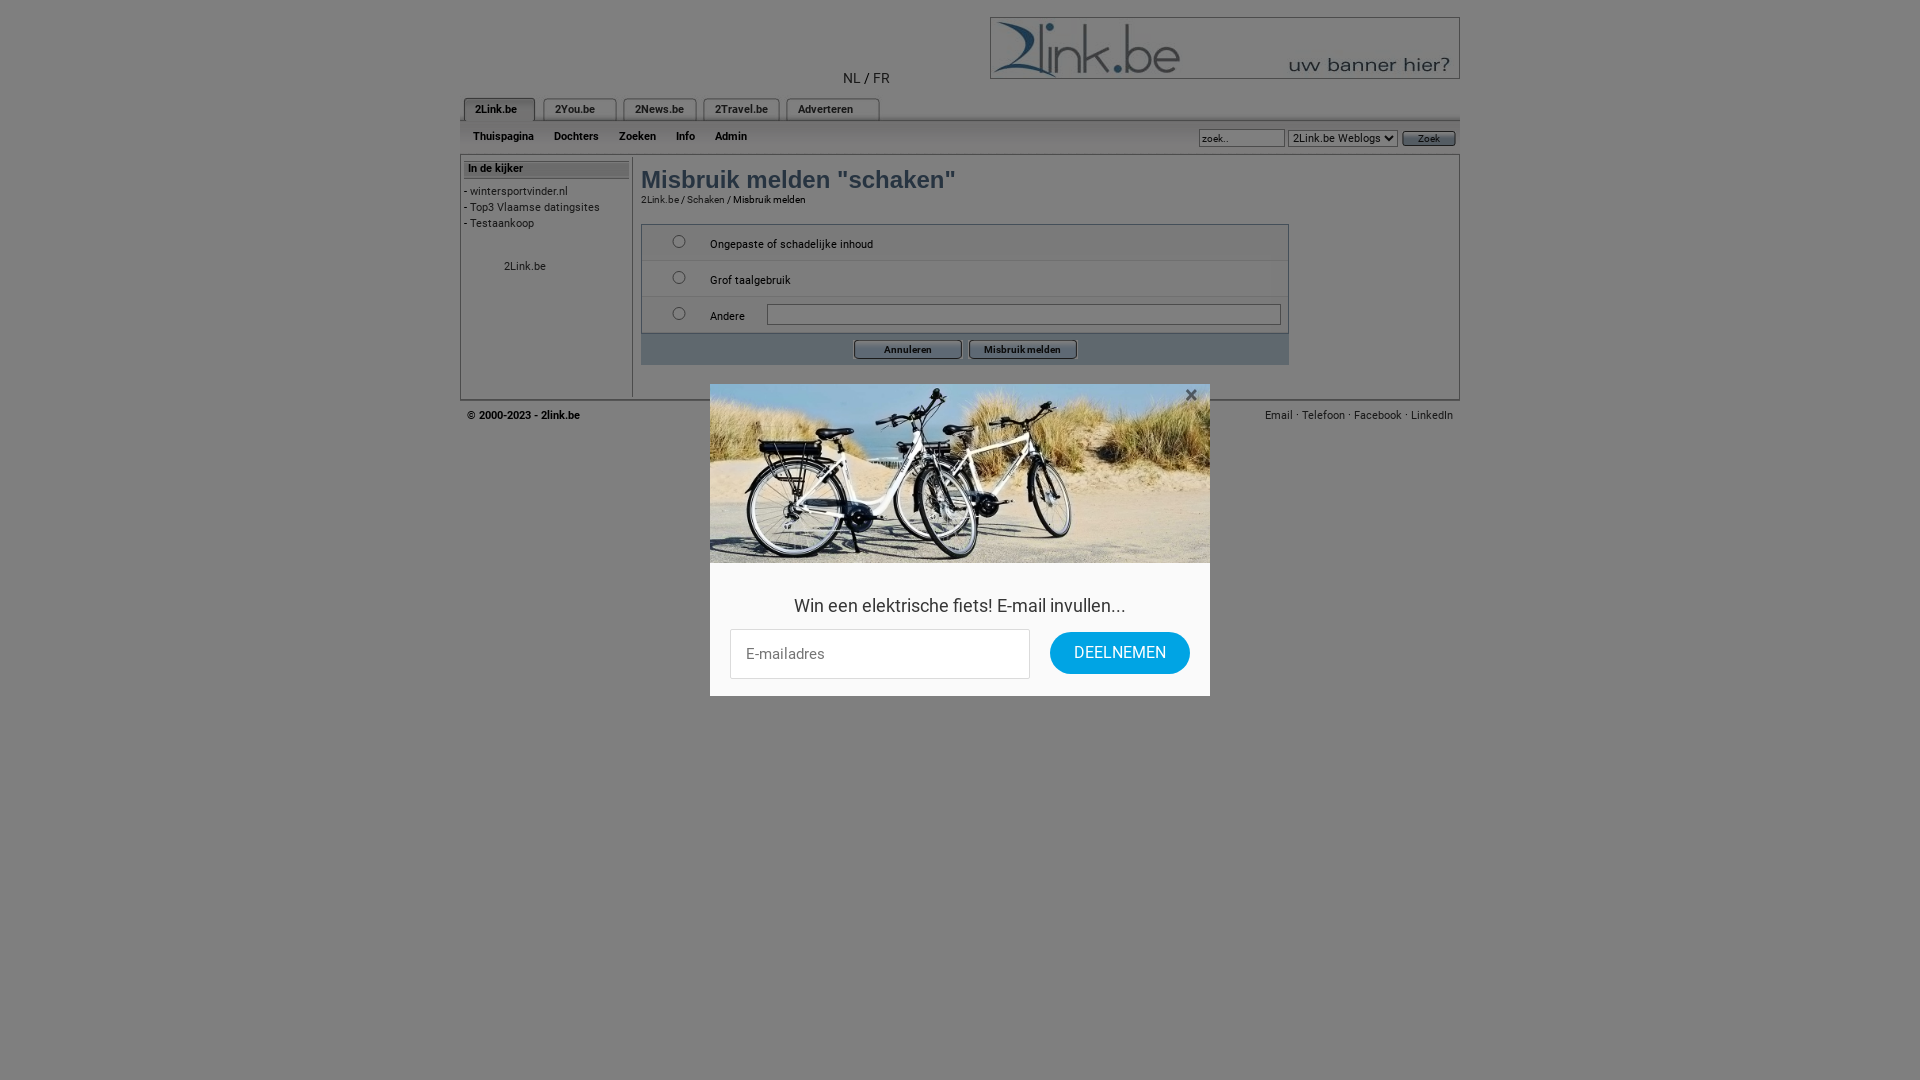 This screenshot has width=1920, height=1080. Describe the element at coordinates (796, 109) in the screenshot. I see `'Adverteren'` at that location.